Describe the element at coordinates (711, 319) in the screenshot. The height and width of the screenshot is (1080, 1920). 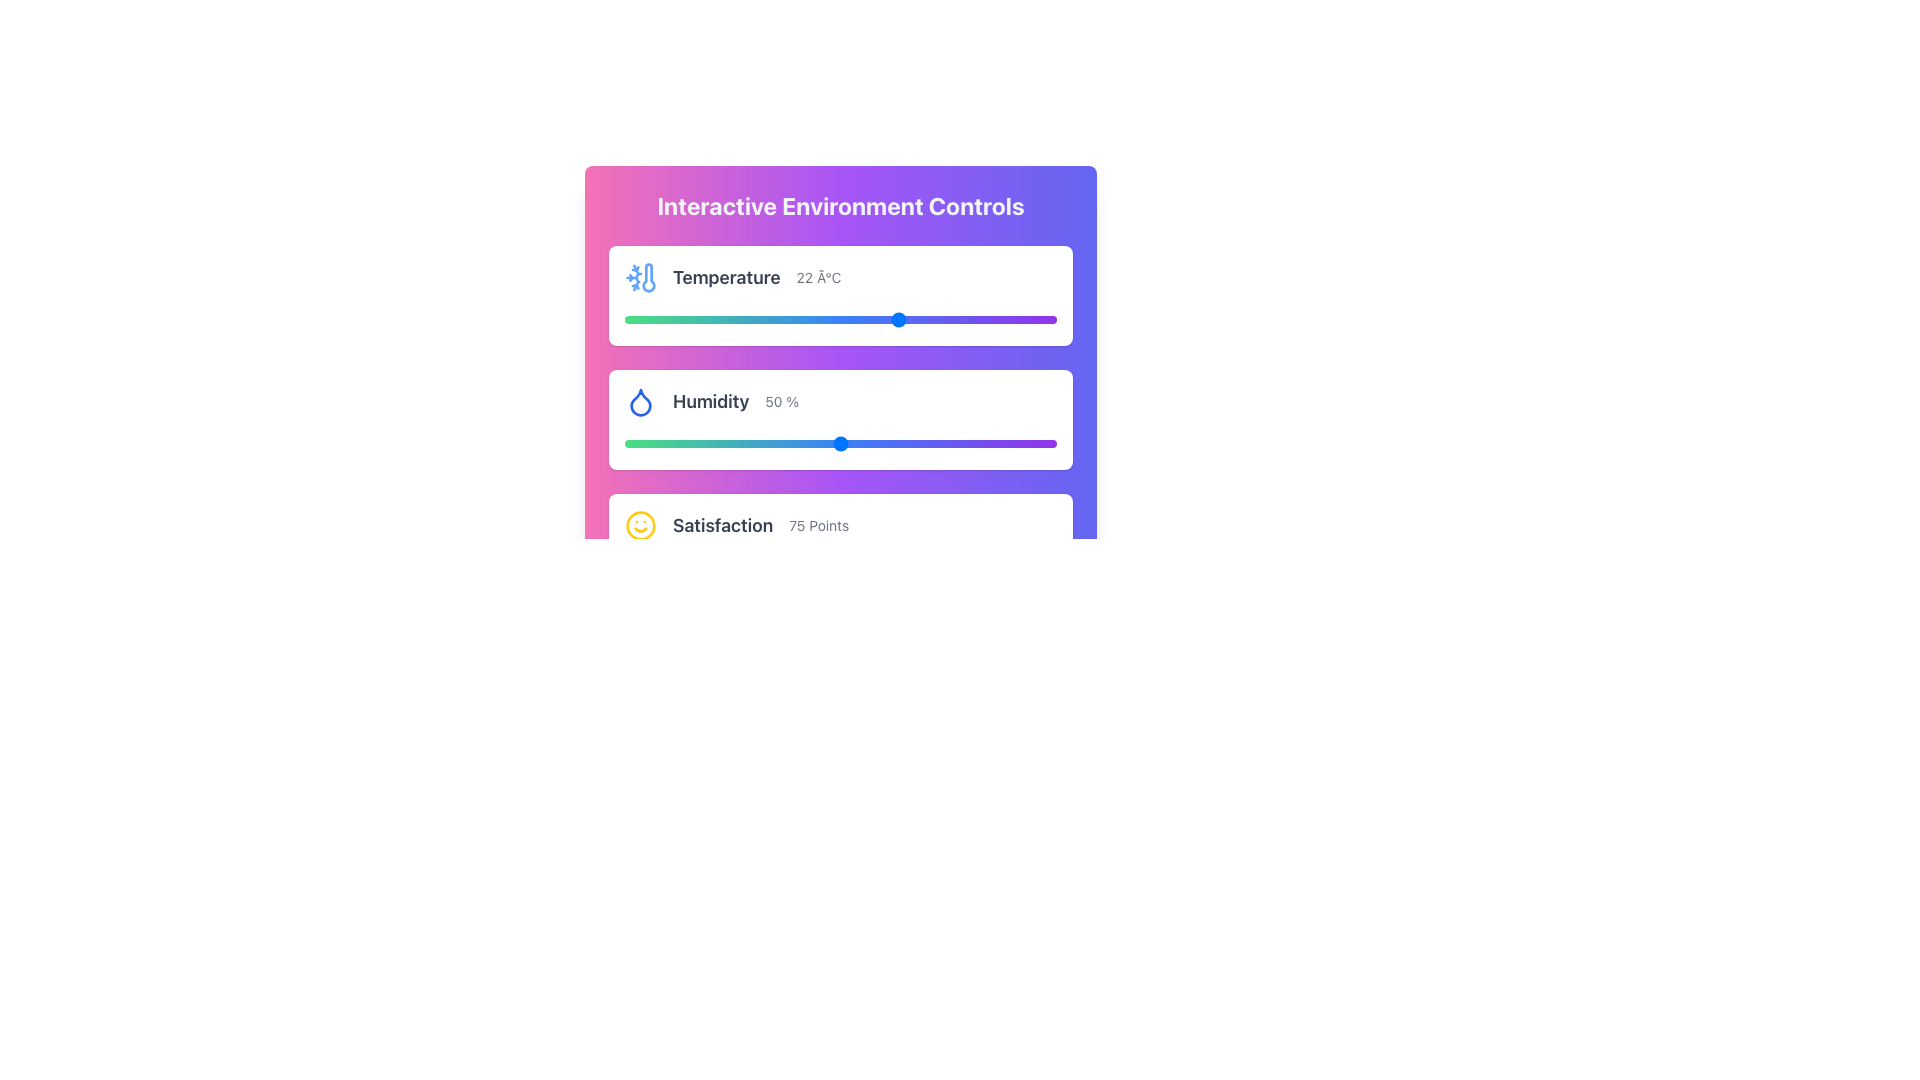
I see `the slider` at that location.